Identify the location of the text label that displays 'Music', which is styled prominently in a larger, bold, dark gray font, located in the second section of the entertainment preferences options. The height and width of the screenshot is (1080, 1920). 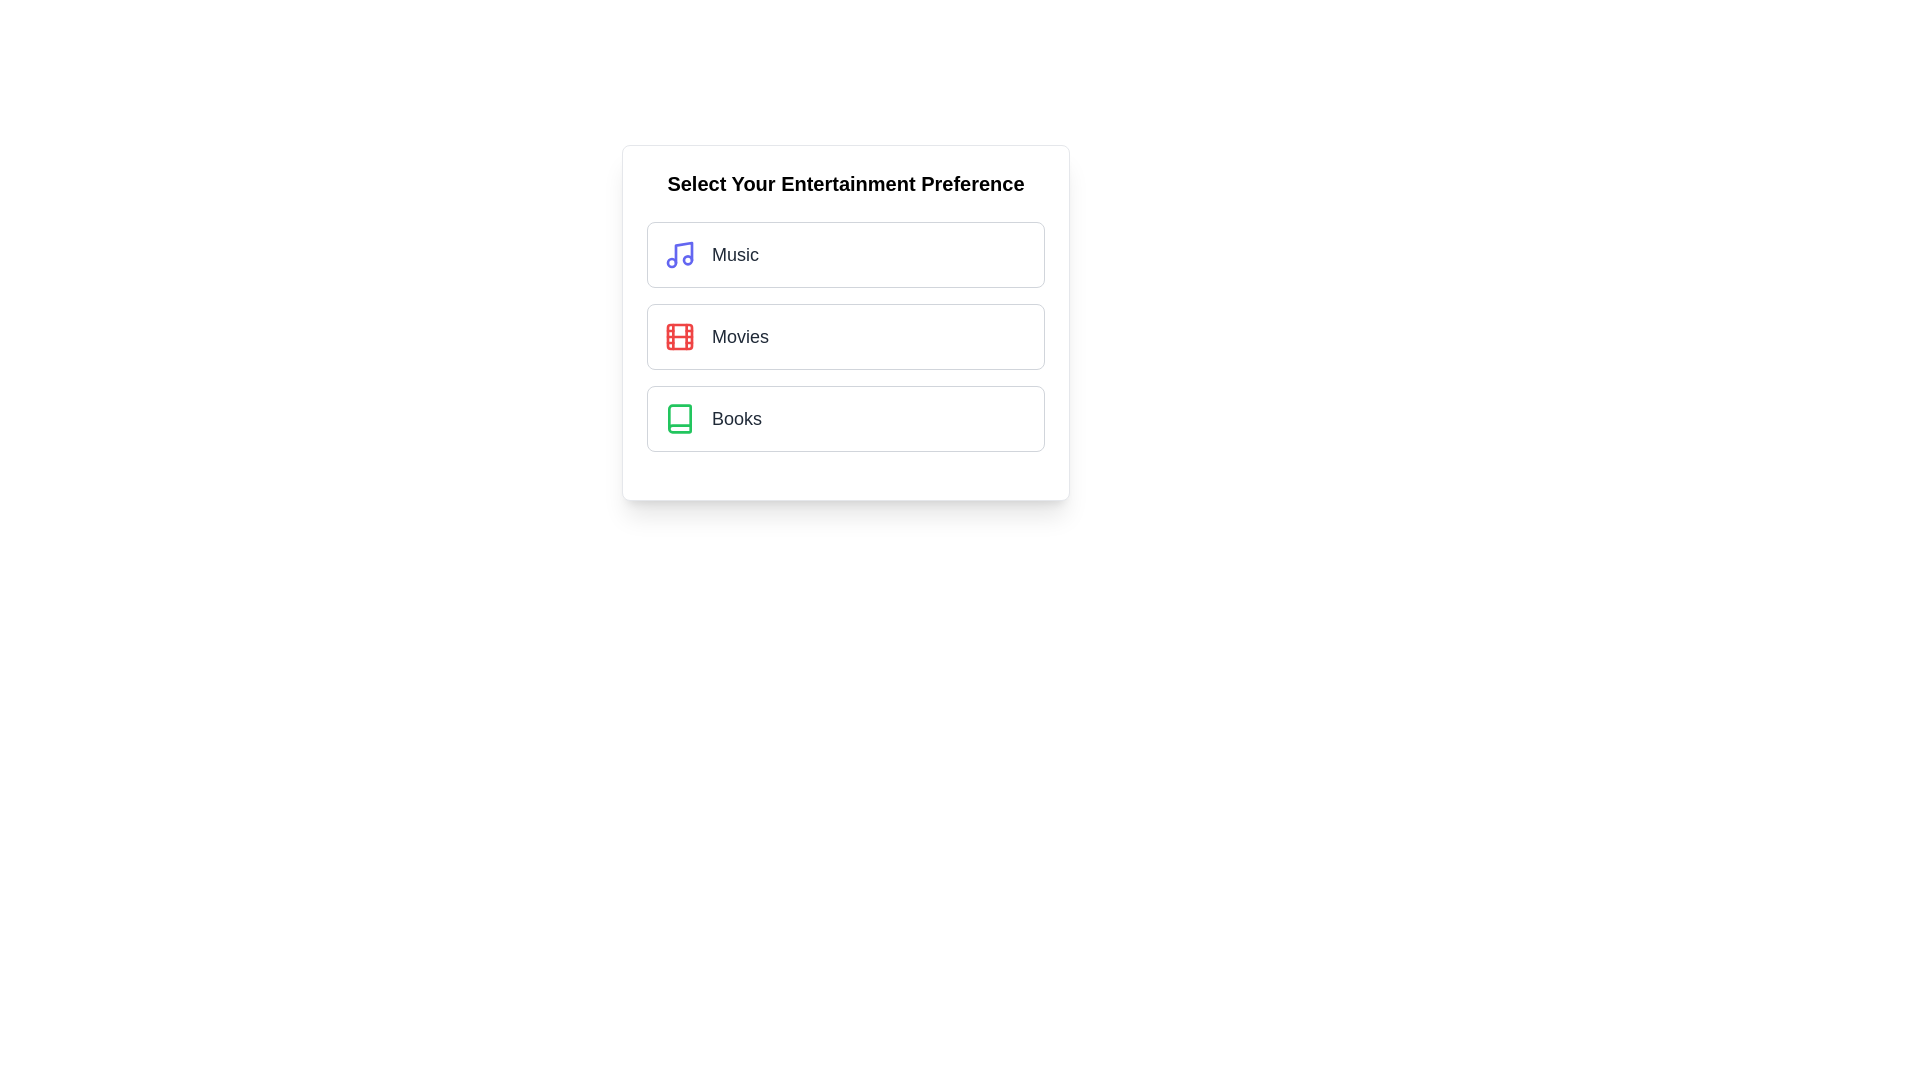
(734, 253).